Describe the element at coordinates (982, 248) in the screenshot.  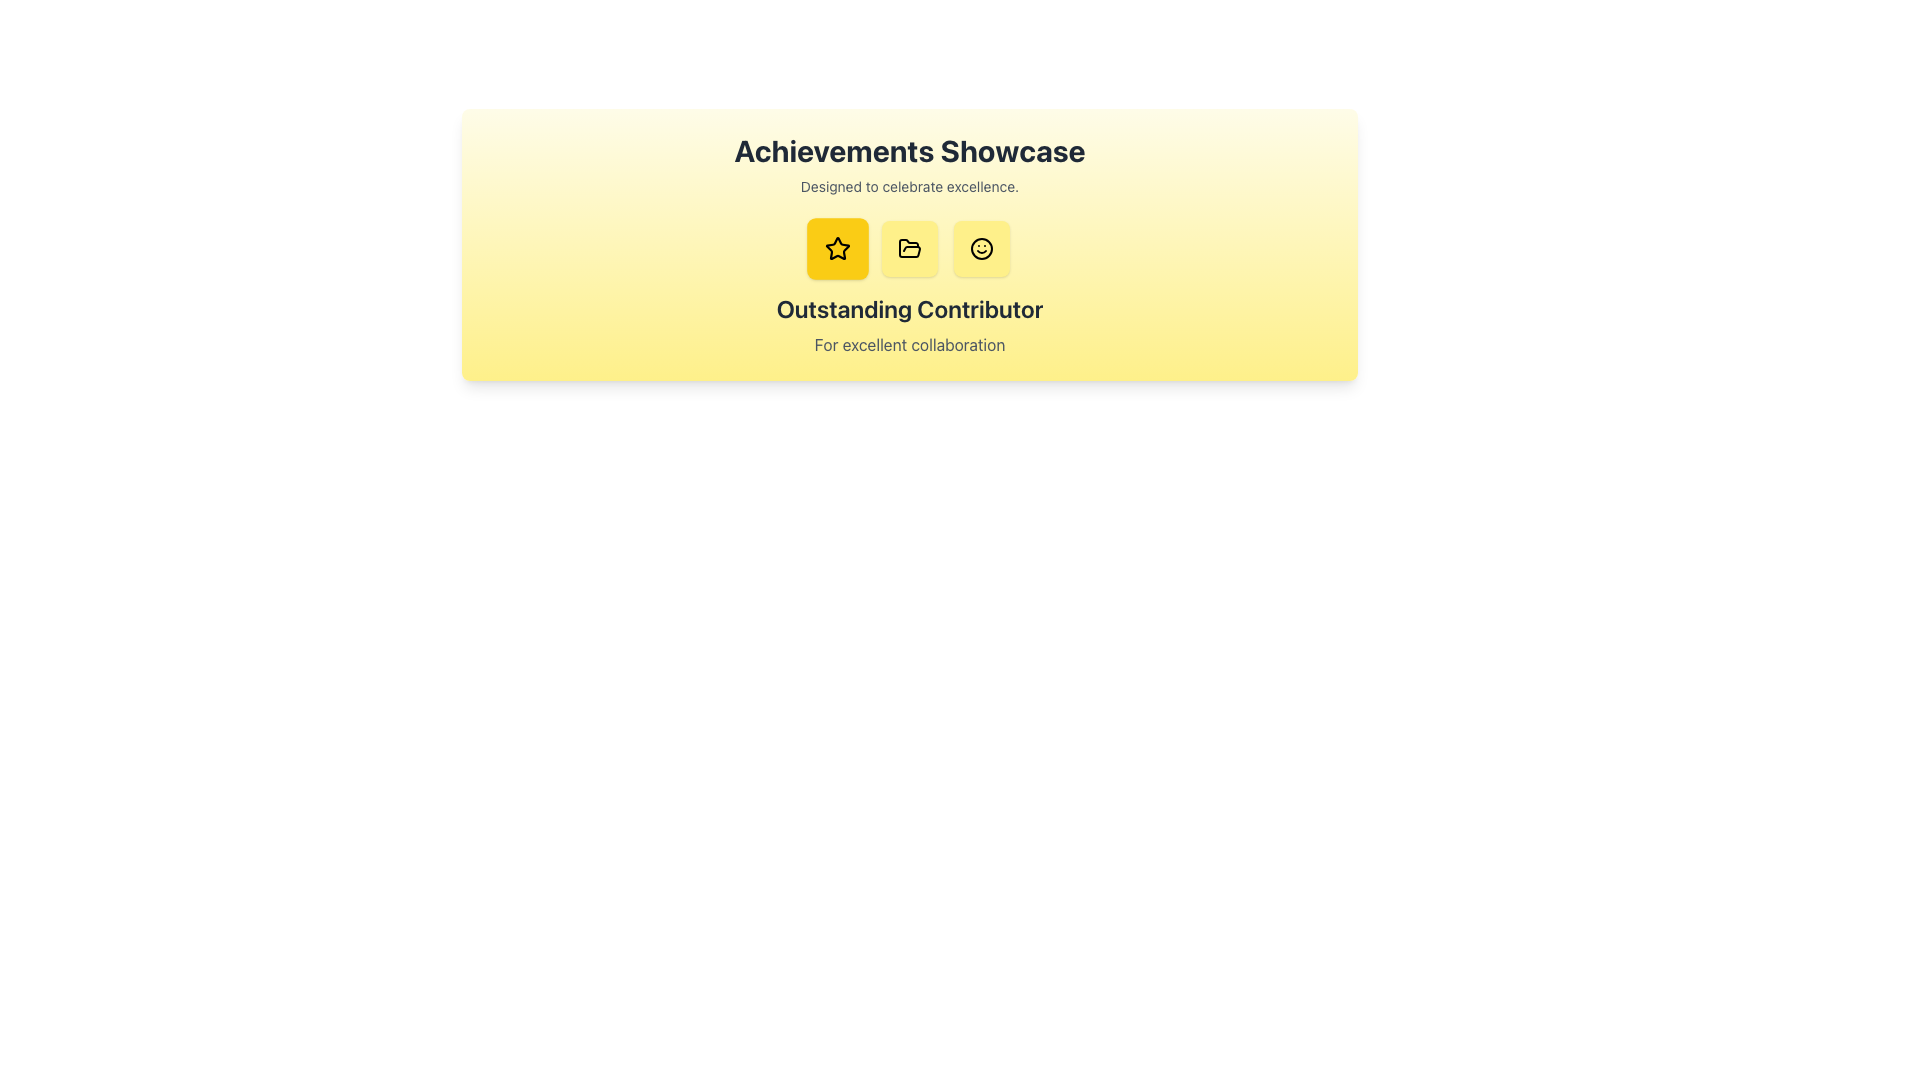
I see `the far-right button in a row of three buttons` at that location.